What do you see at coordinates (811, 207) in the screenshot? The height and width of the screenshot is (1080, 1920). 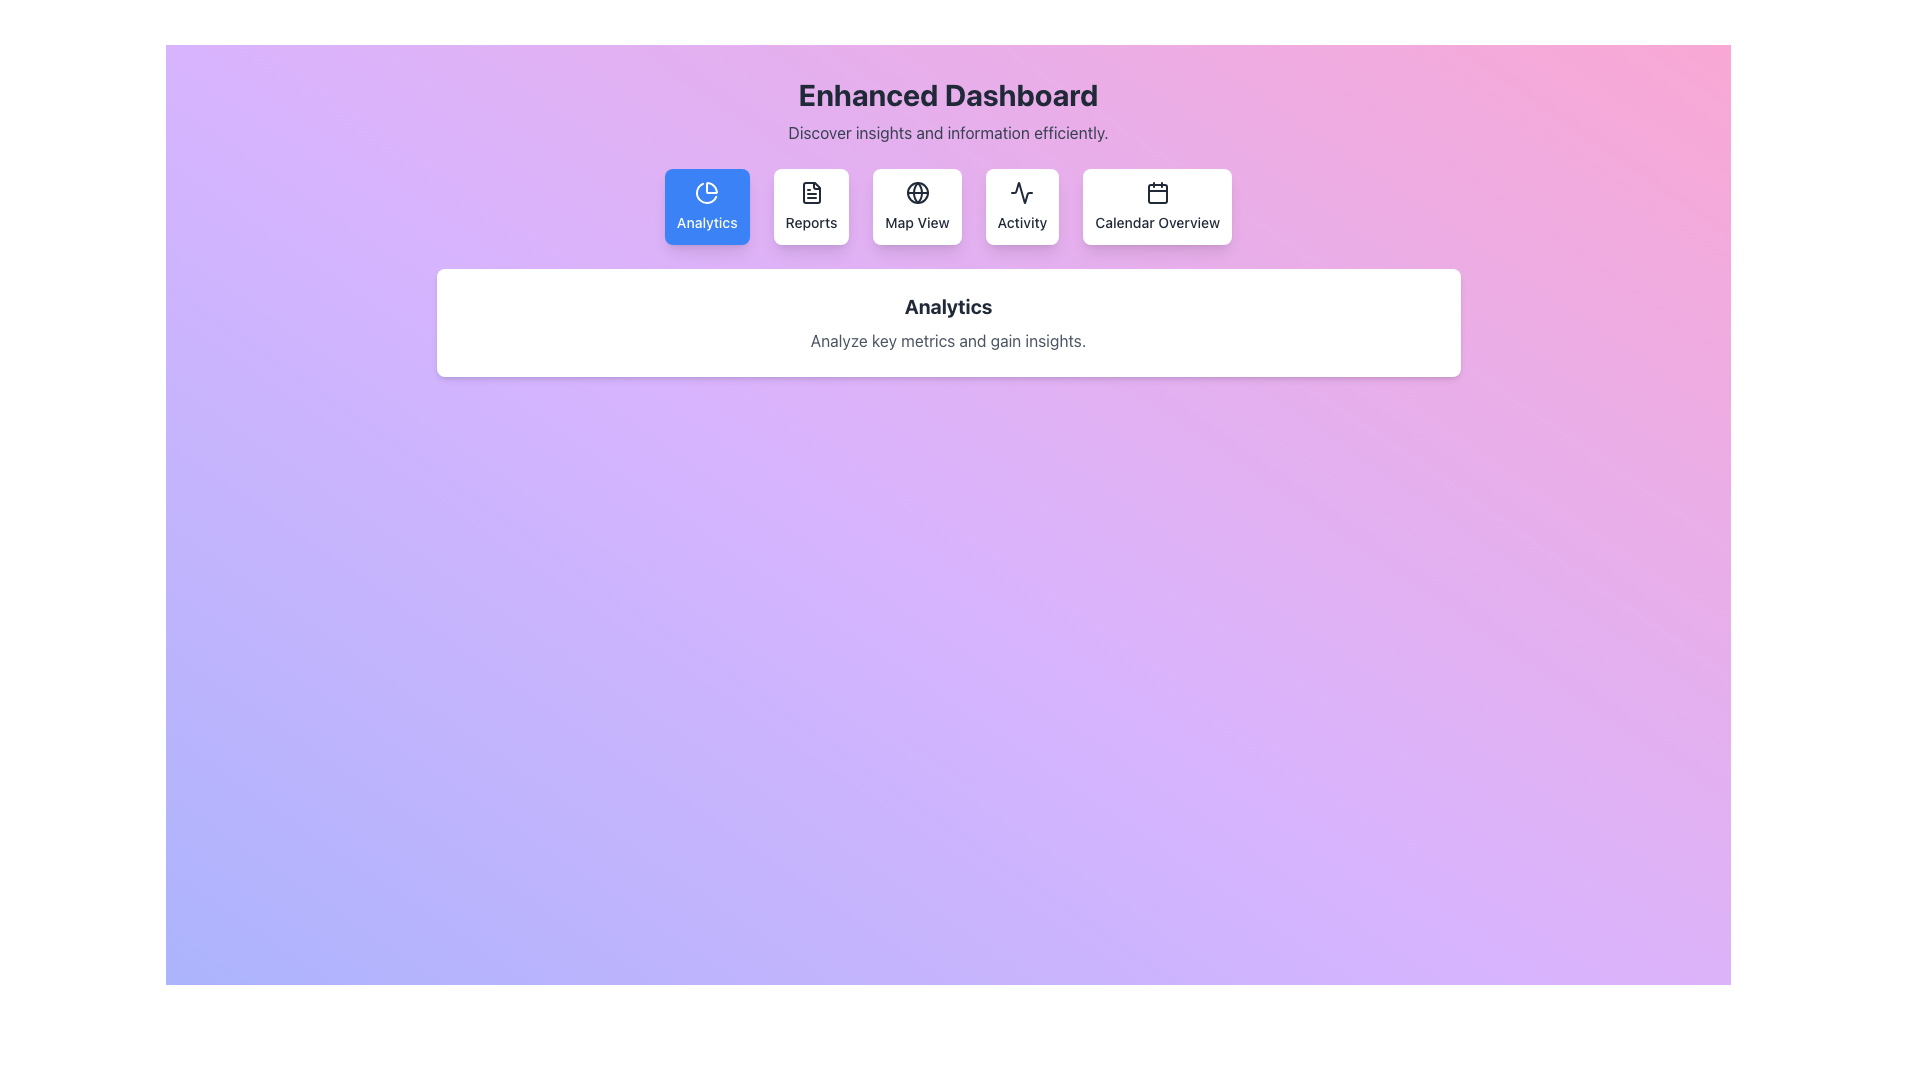 I see `the 'Reports' button, which is positioned to the right of the 'Analytics' button and left of the 'Map View' button` at bounding box center [811, 207].